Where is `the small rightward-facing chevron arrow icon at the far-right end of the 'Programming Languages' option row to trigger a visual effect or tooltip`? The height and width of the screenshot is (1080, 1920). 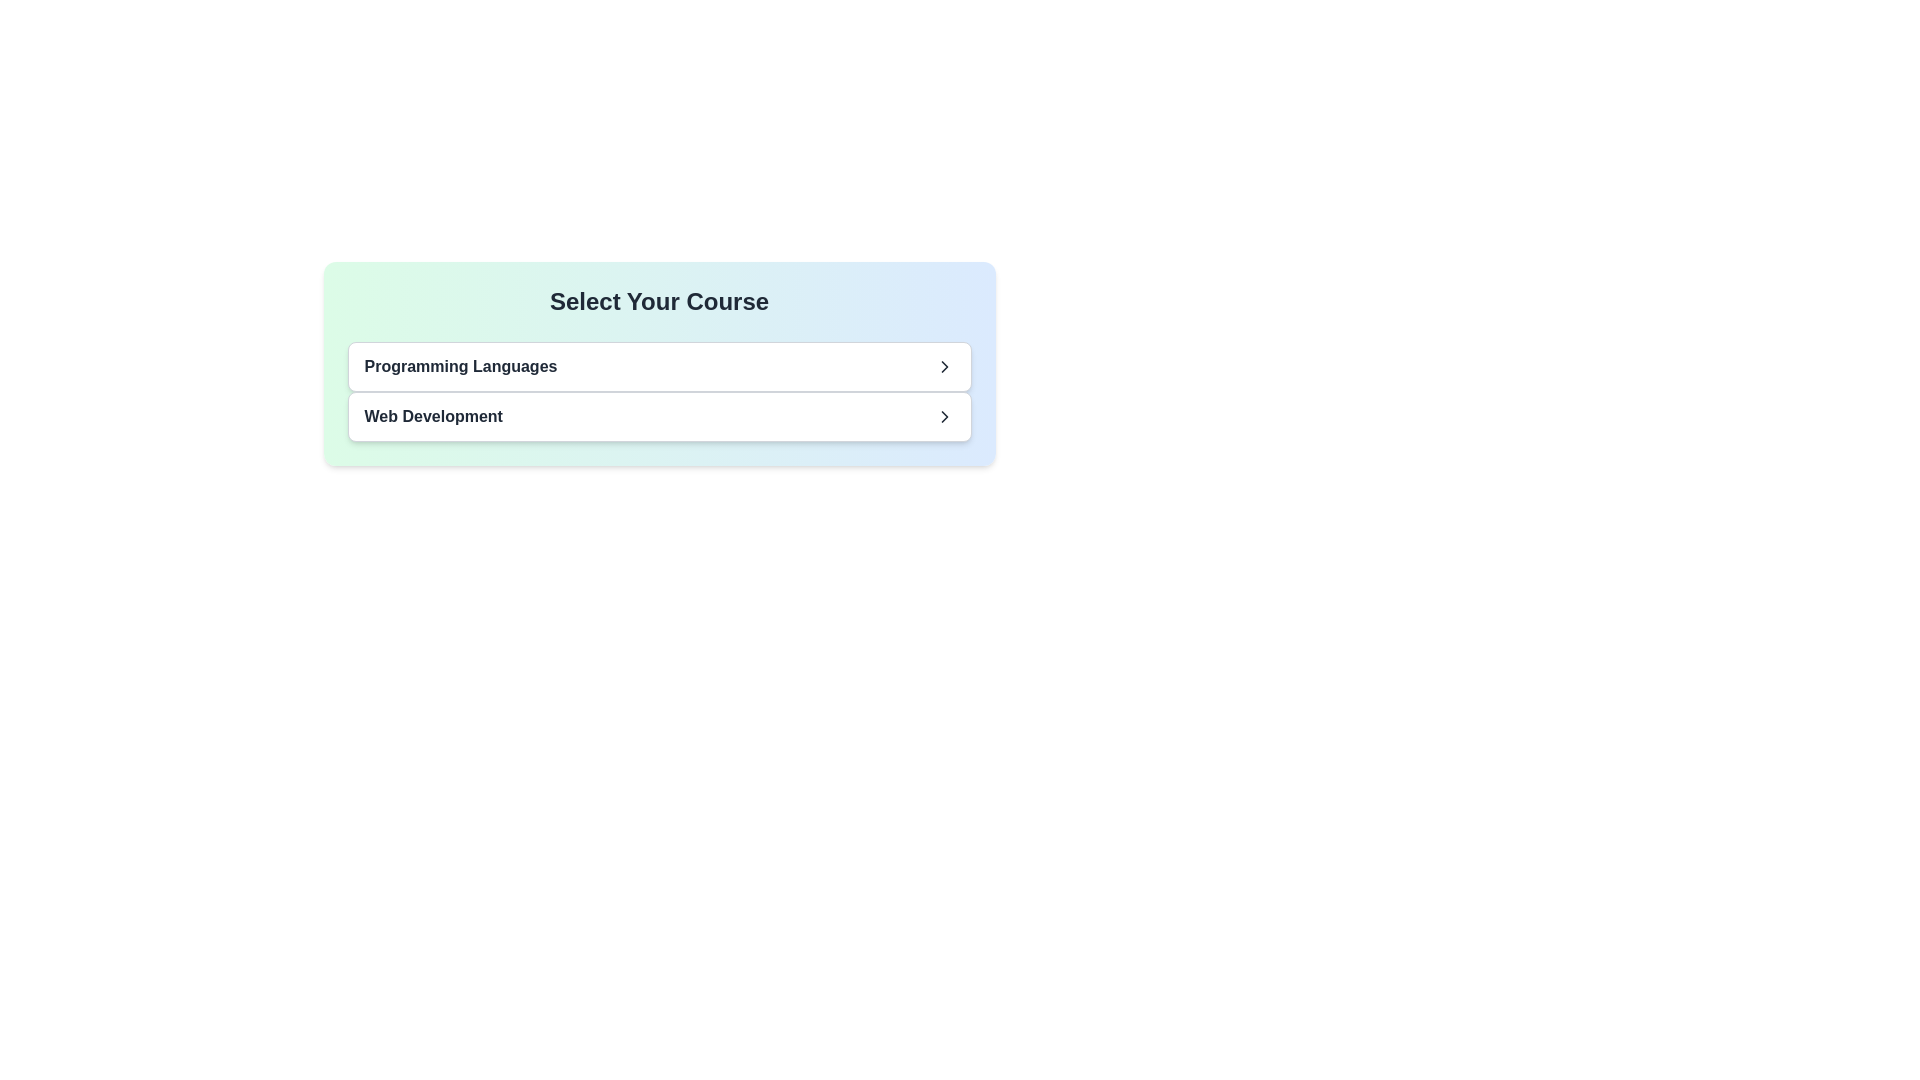
the small rightward-facing chevron arrow icon at the far-right end of the 'Programming Languages' option row to trigger a visual effect or tooltip is located at coordinates (943, 366).